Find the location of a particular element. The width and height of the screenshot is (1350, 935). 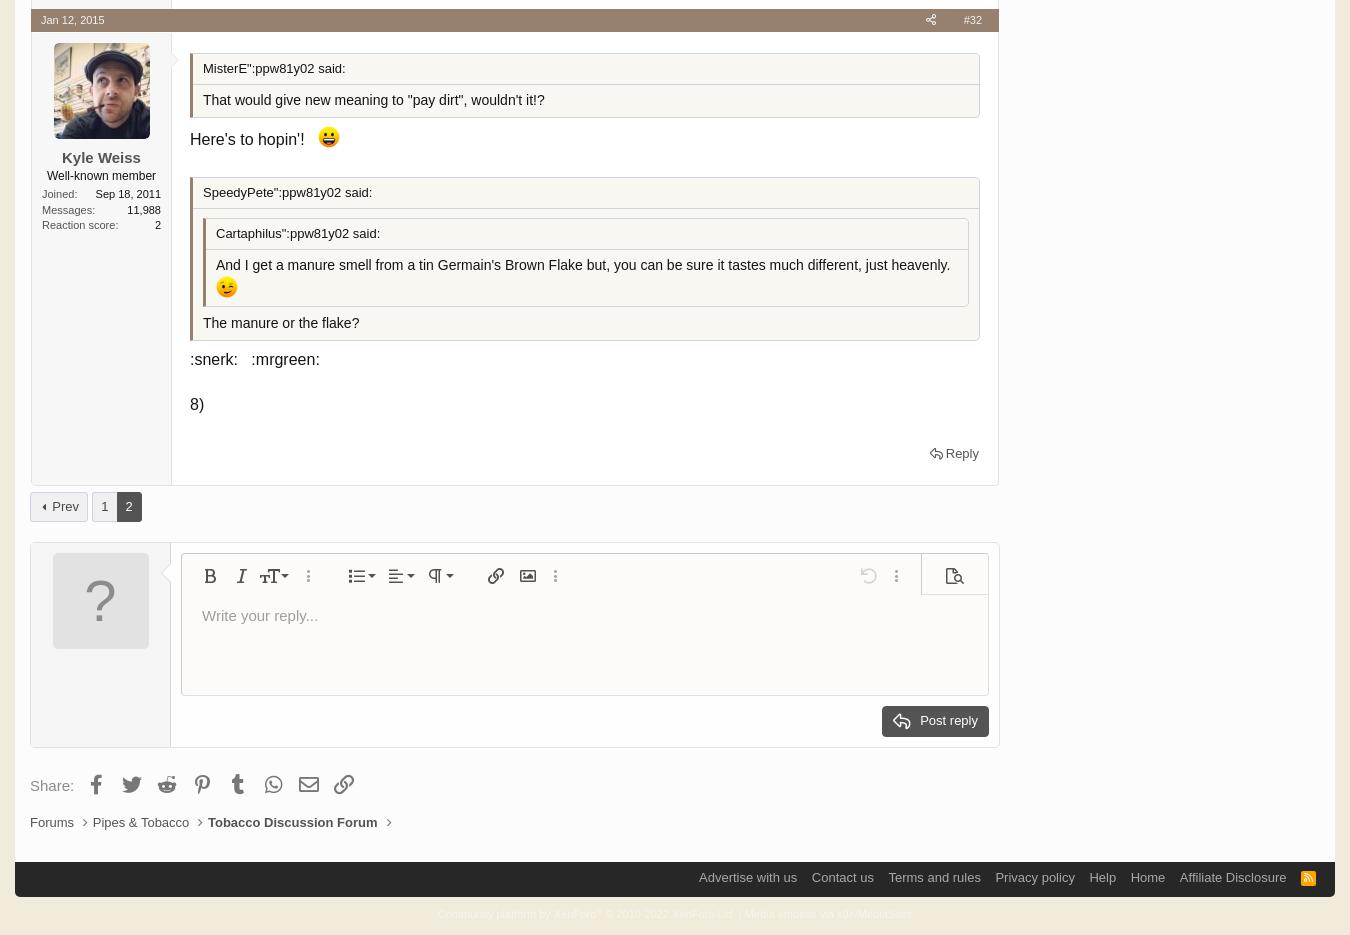

'Community platform by XenForo' is located at coordinates (515, 913).